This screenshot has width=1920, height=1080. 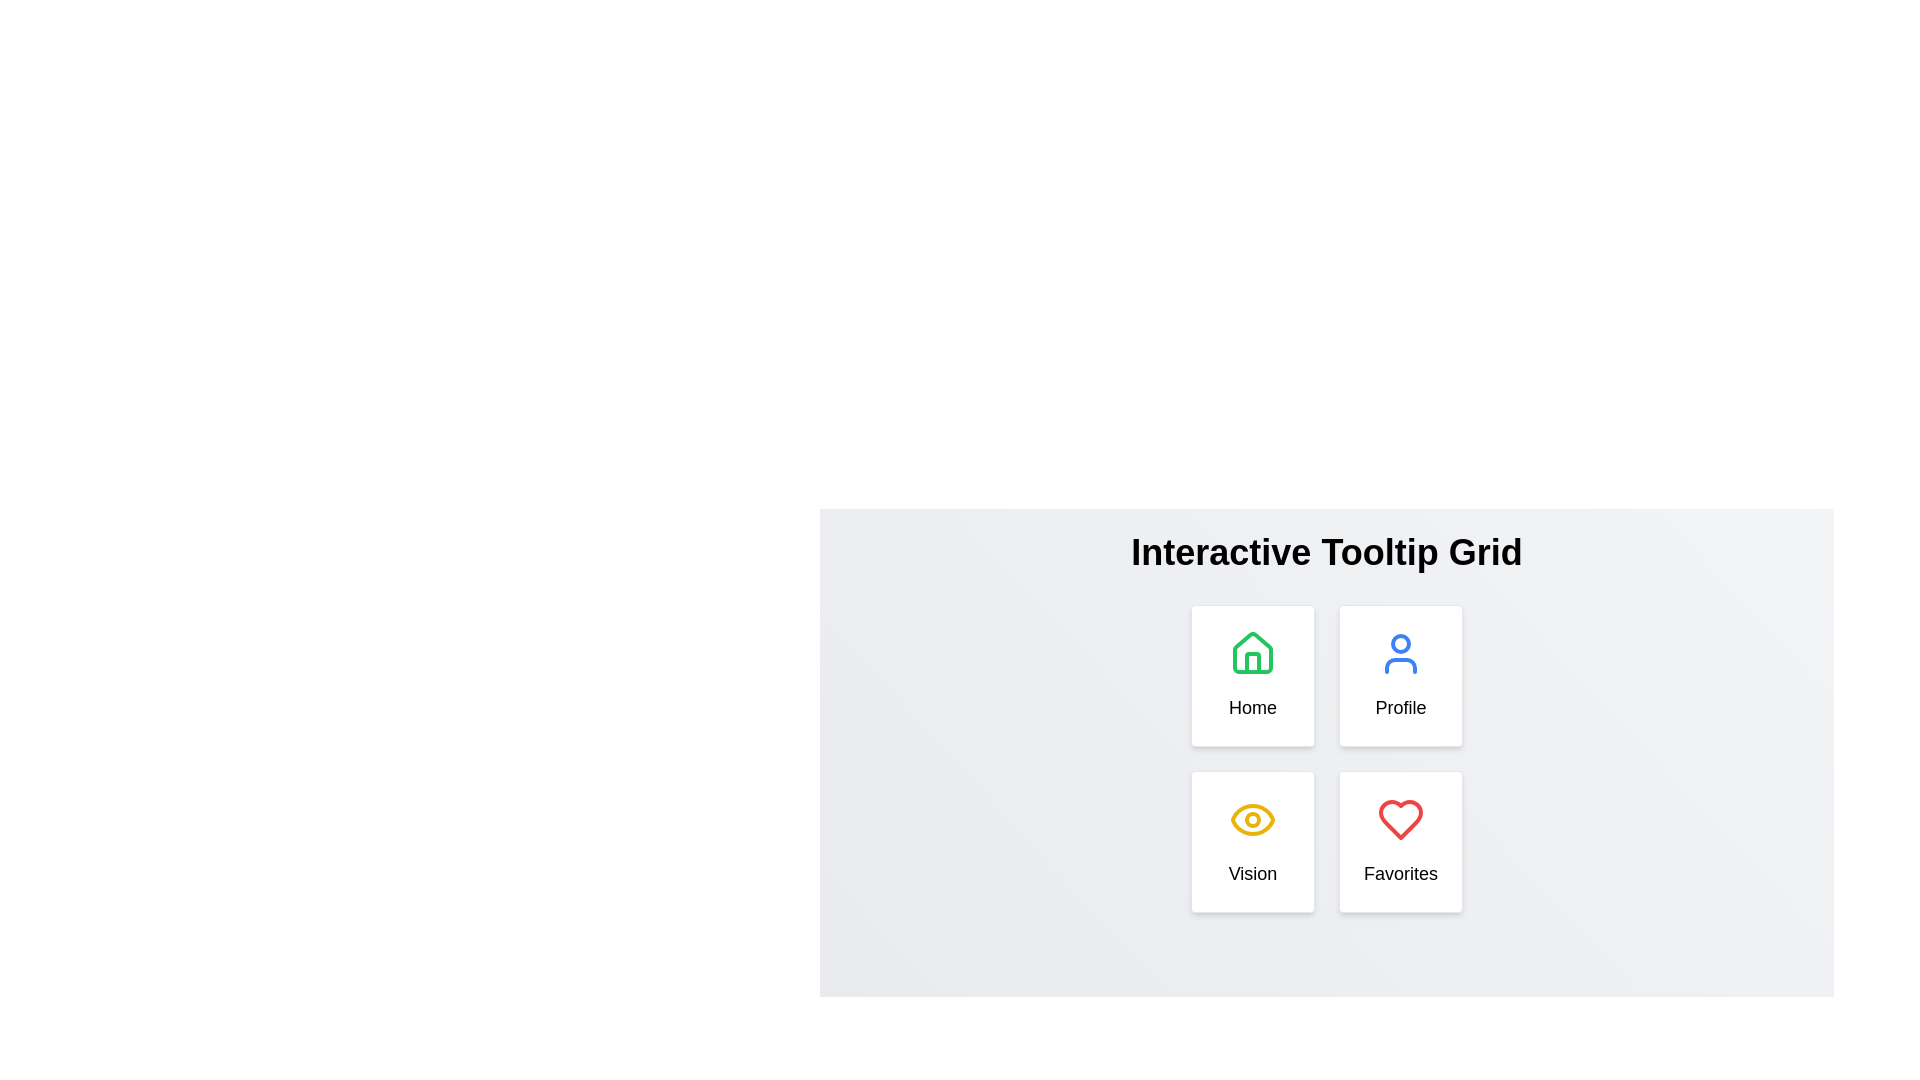 I want to click on the card with a white background, rounded corners, and an eye icon in yellow labeled 'Vision', positioned in the bottom-left corner of a 2x2 grid layout as the third card, so click(x=1251, y=841).